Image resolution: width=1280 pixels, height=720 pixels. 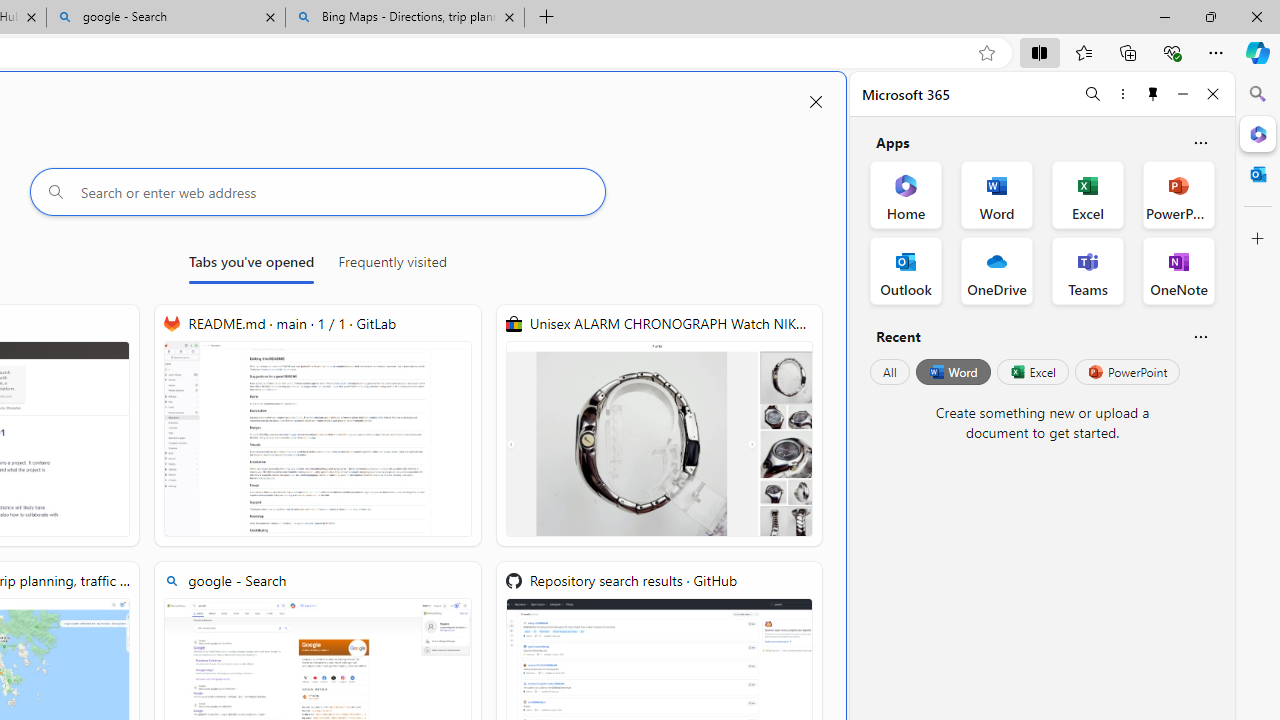 I want to click on 'Home Office App', so click(x=905, y=195).